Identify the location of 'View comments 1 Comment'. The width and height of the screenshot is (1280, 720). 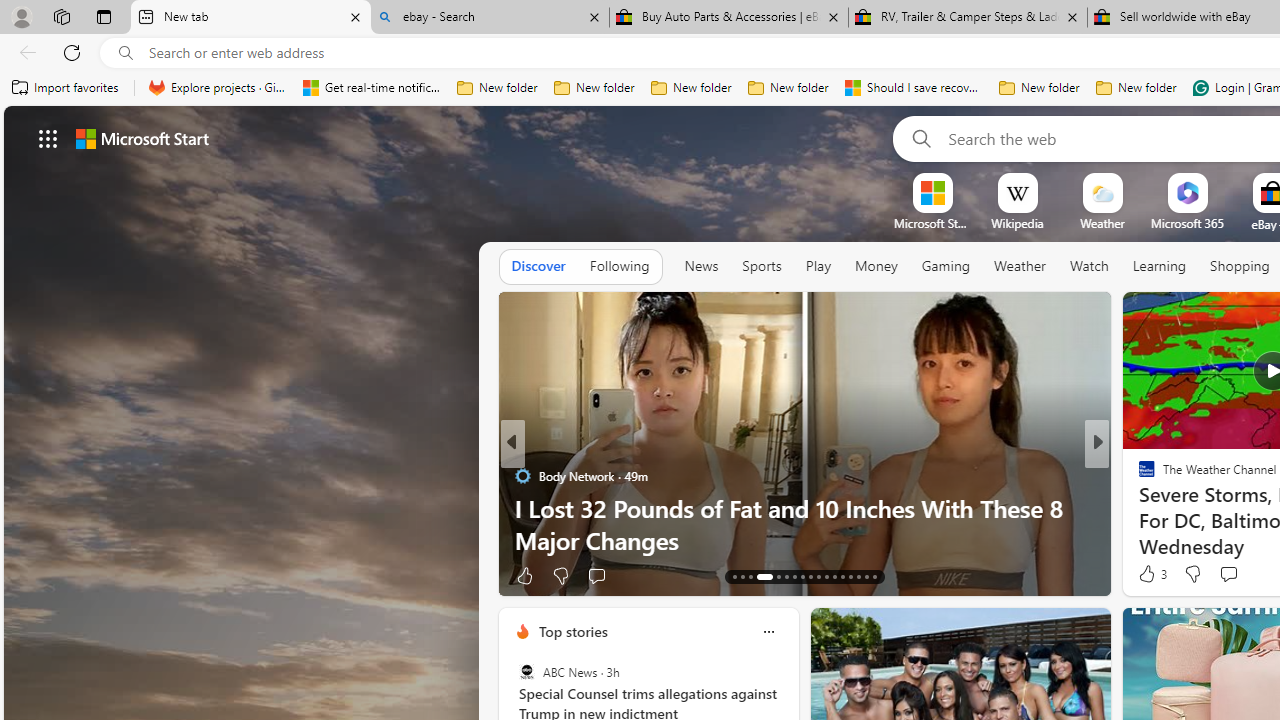
(1240, 575).